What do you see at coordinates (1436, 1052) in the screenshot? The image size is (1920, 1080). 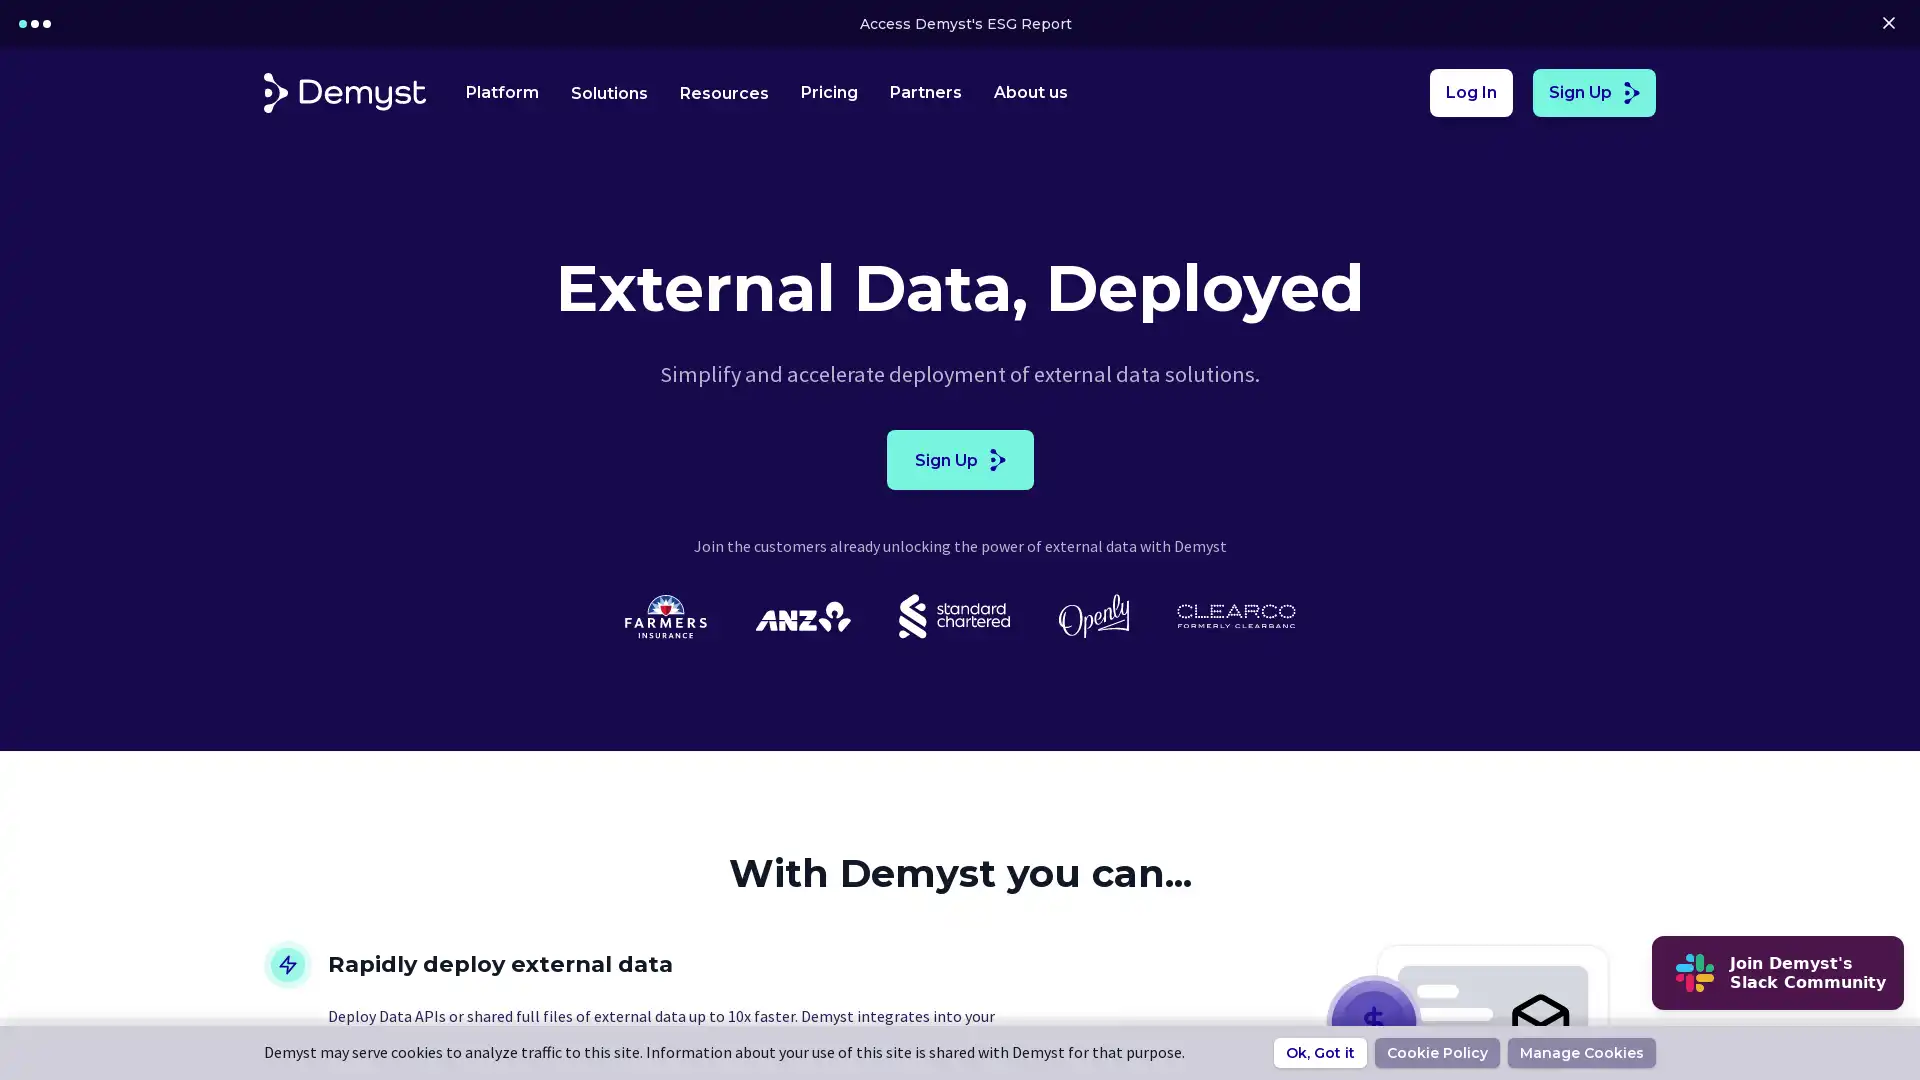 I see `Cookie Policy` at bounding box center [1436, 1052].